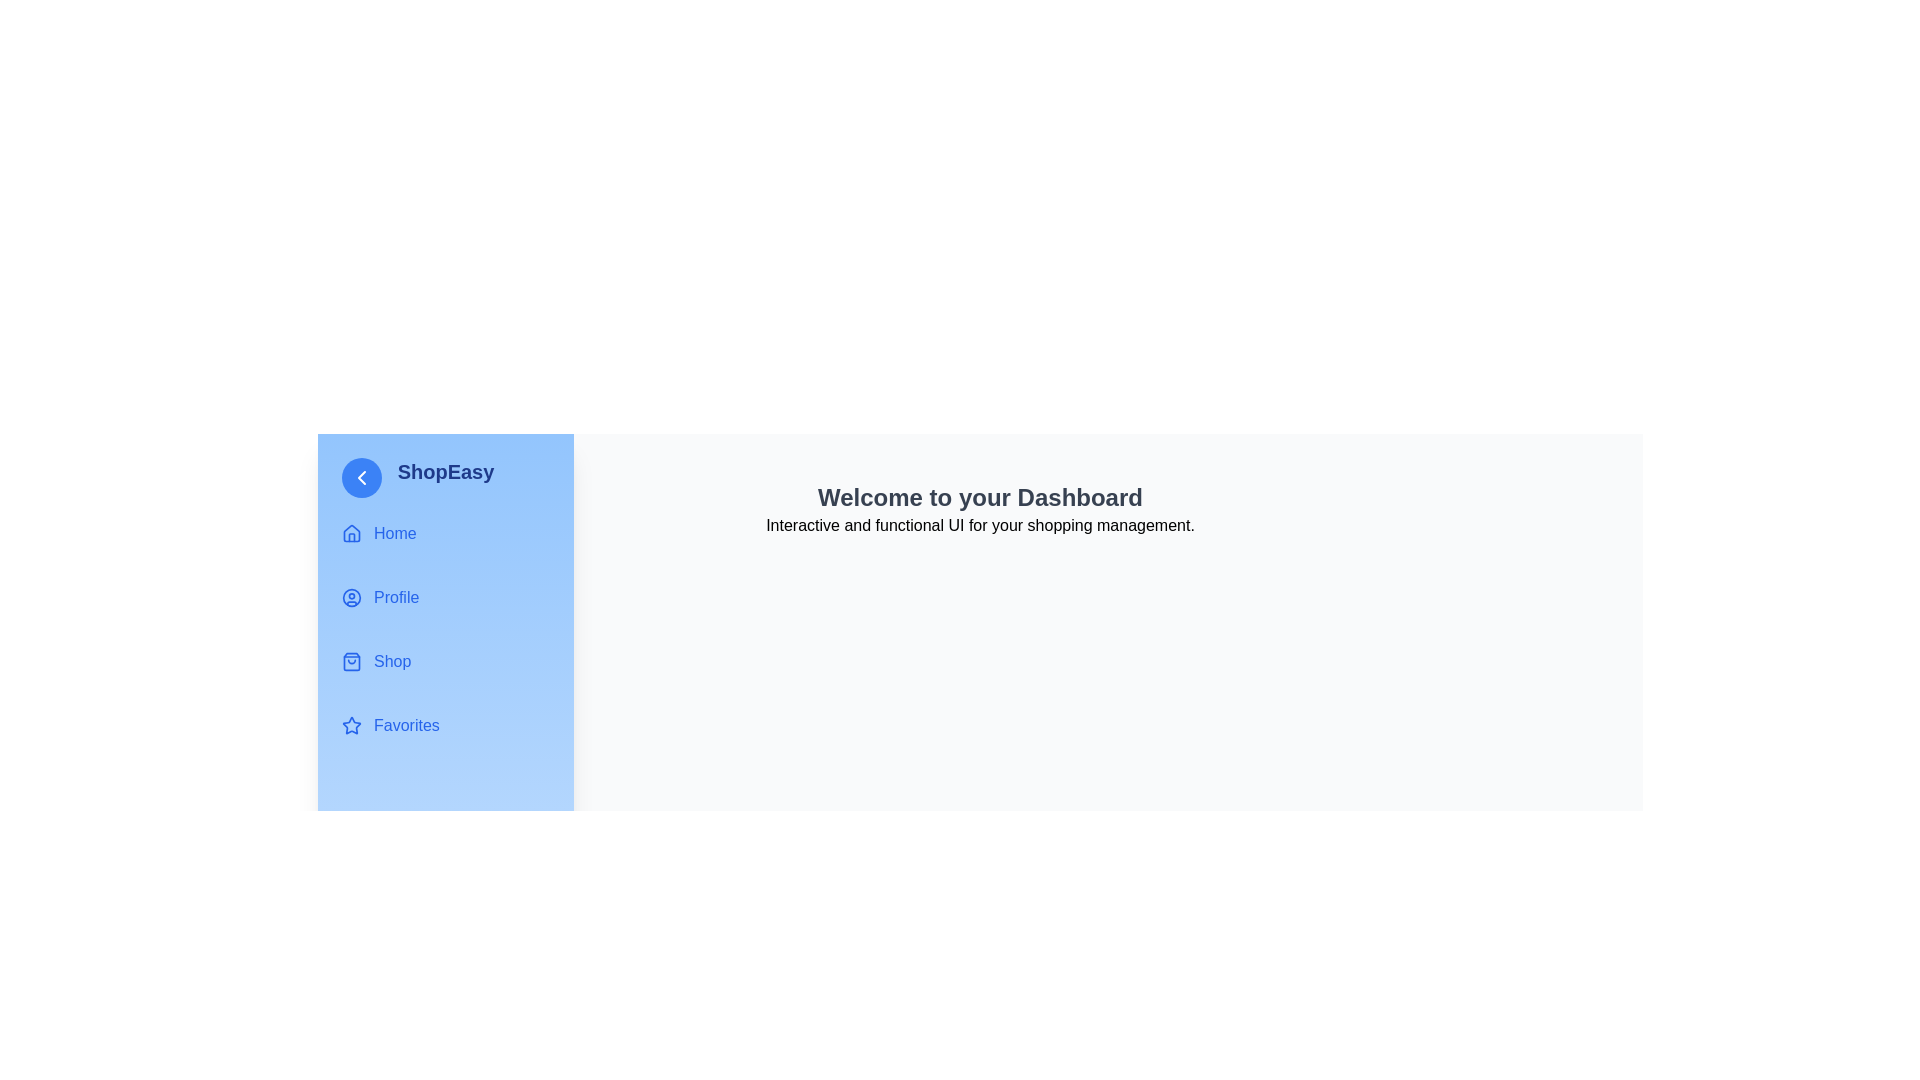  Describe the element at coordinates (351, 662) in the screenshot. I see `the shopping bag icon located in the navigation menu next to the 'Shop' label` at that location.